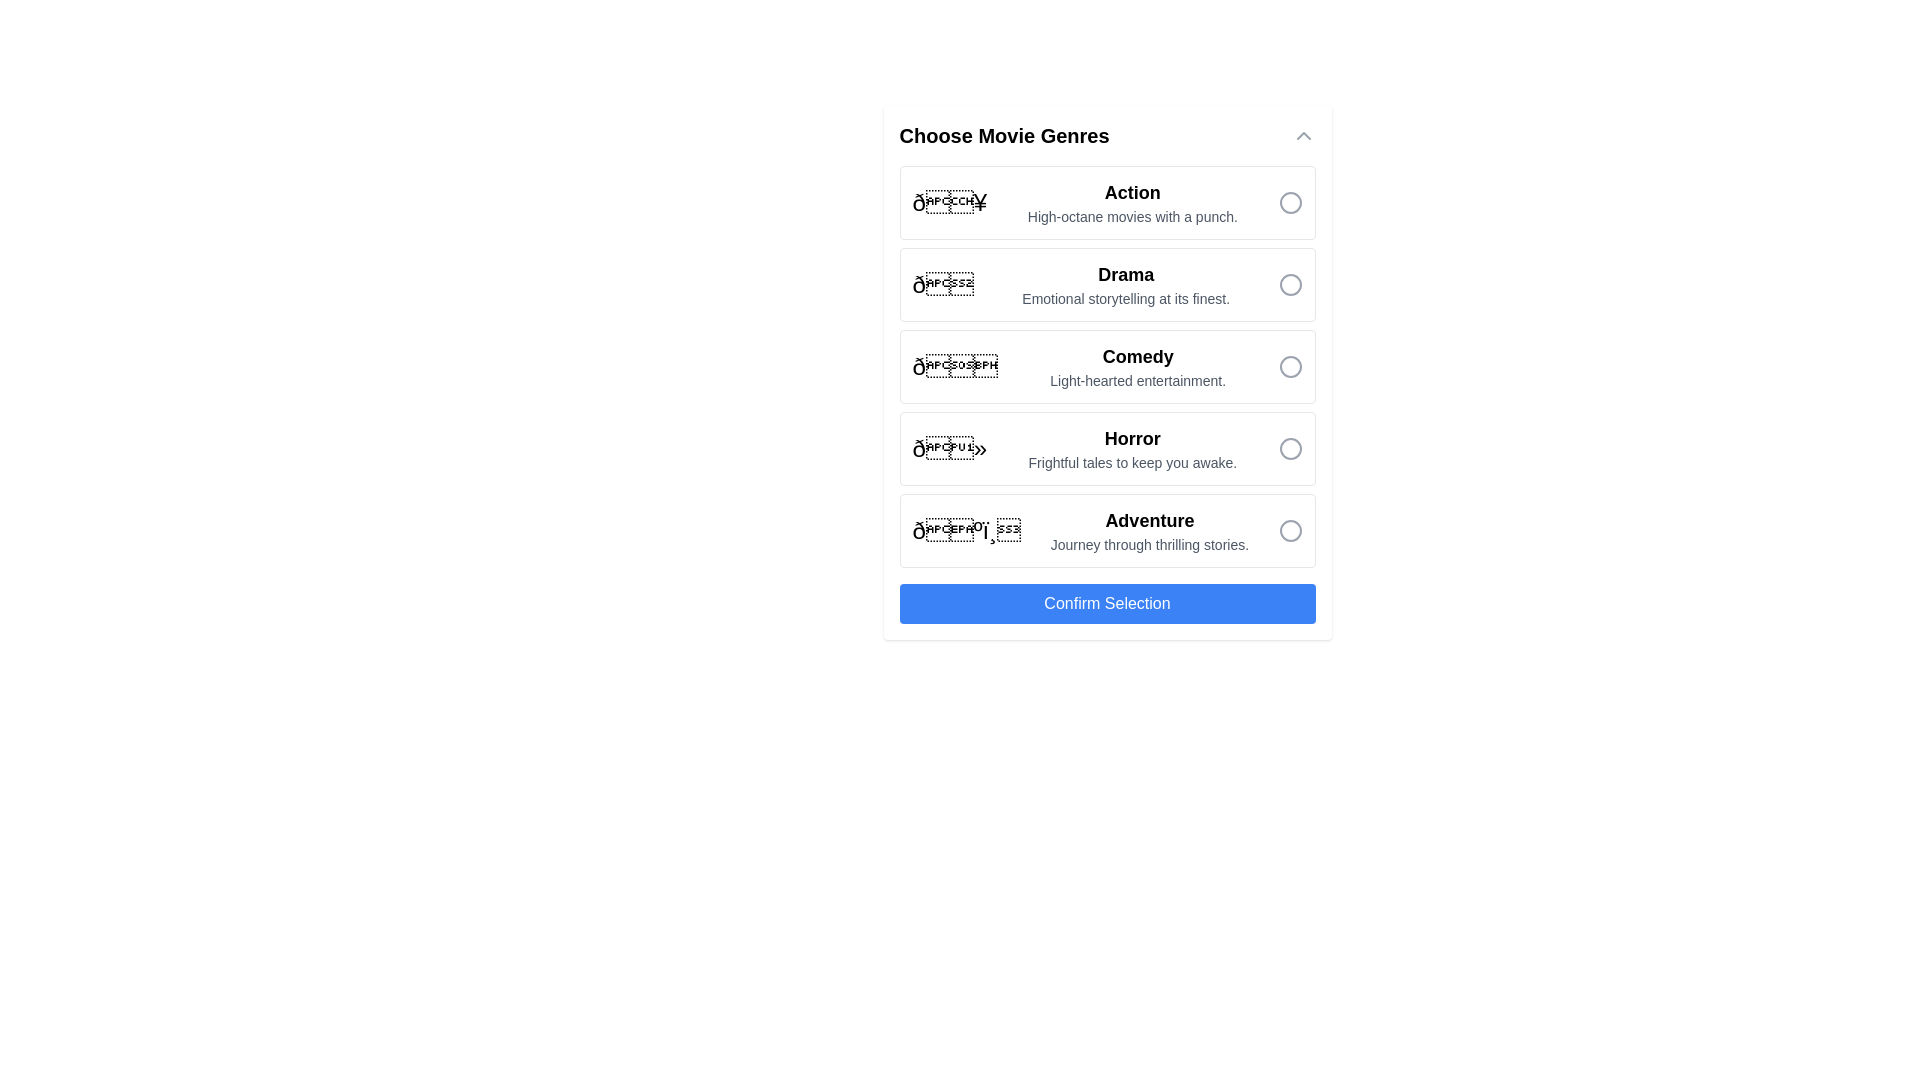 The height and width of the screenshot is (1080, 1920). Describe the element at coordinates (948, 203) in the screenshot. I see `the 'Action' genre icon, which is a flame emoji located to the left of the text 'Action' and its description 'High-octane movies with a punch.'` at that location.